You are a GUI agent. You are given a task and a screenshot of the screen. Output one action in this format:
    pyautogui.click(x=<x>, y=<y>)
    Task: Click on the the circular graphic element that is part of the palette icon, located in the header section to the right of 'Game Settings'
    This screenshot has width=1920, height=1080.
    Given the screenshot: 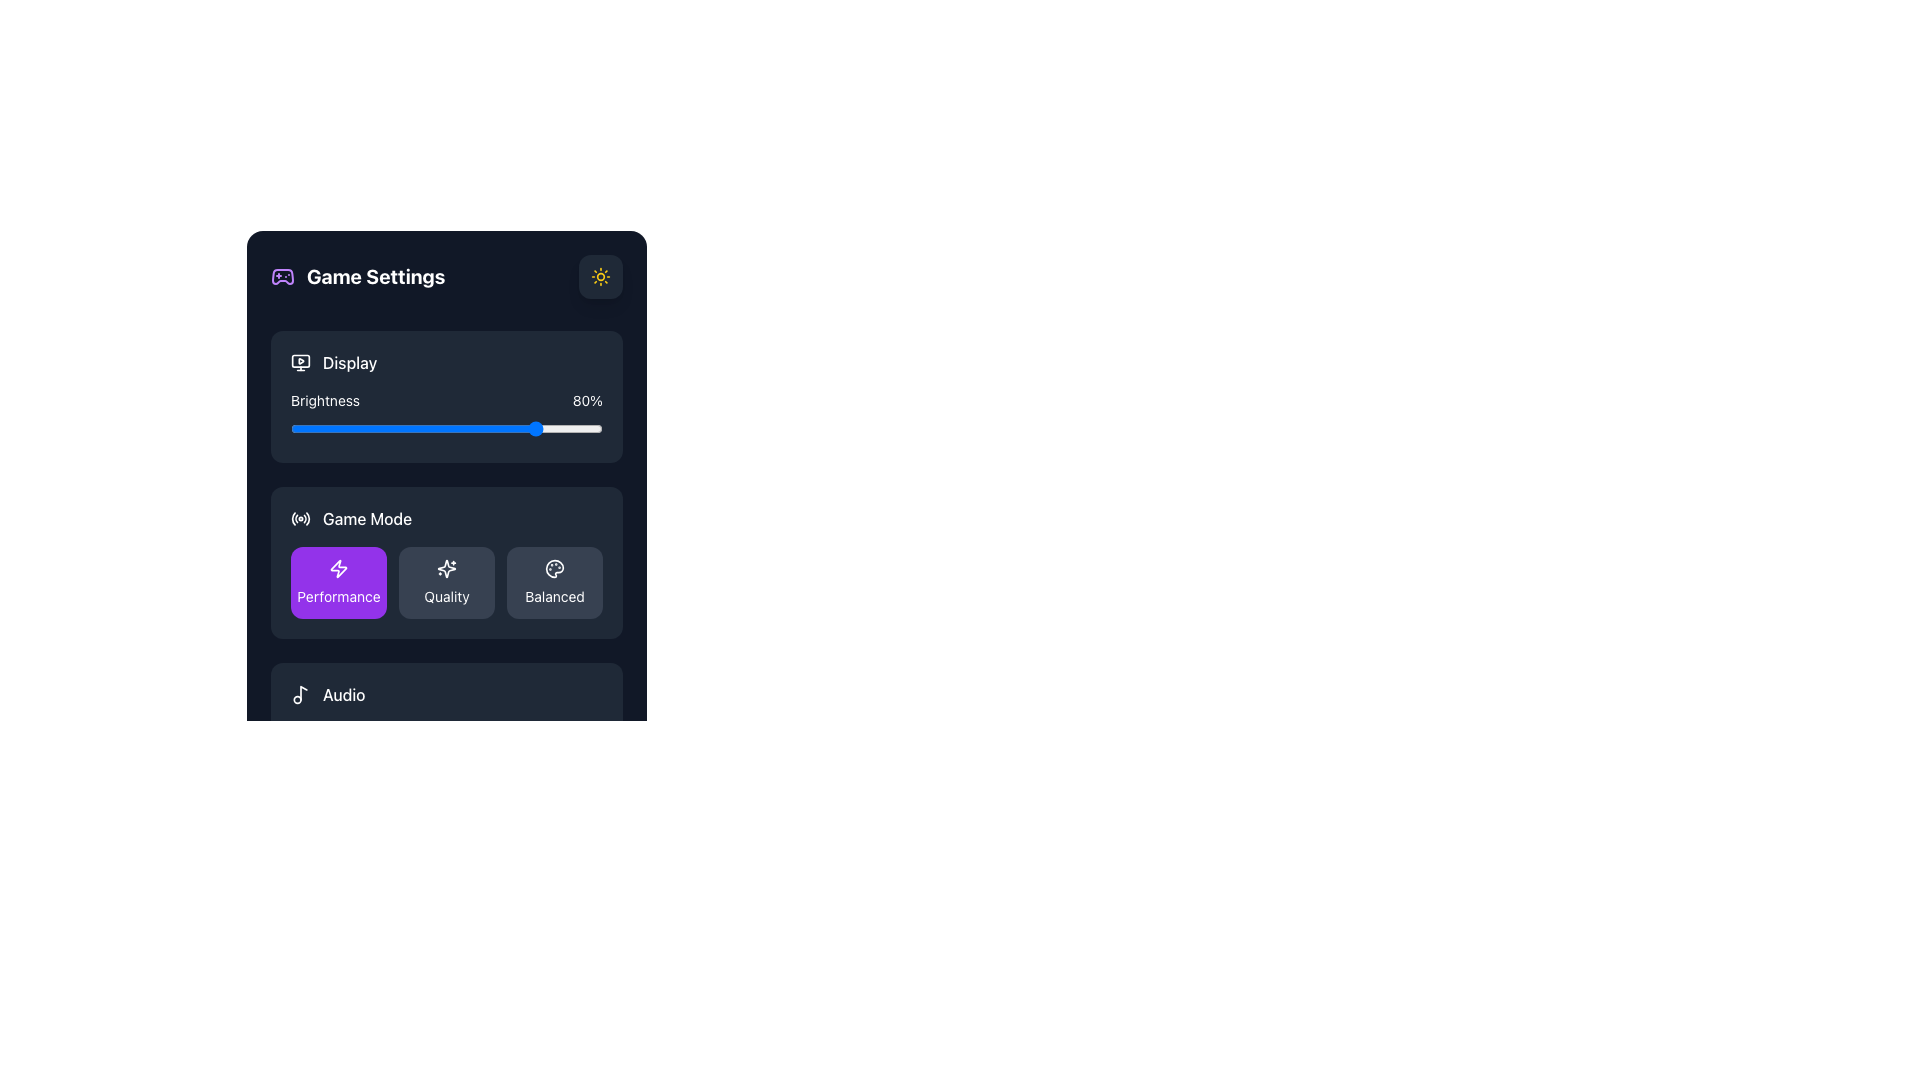 What is the action you would take?
    pyautogui.click(x=555, y=569)
    